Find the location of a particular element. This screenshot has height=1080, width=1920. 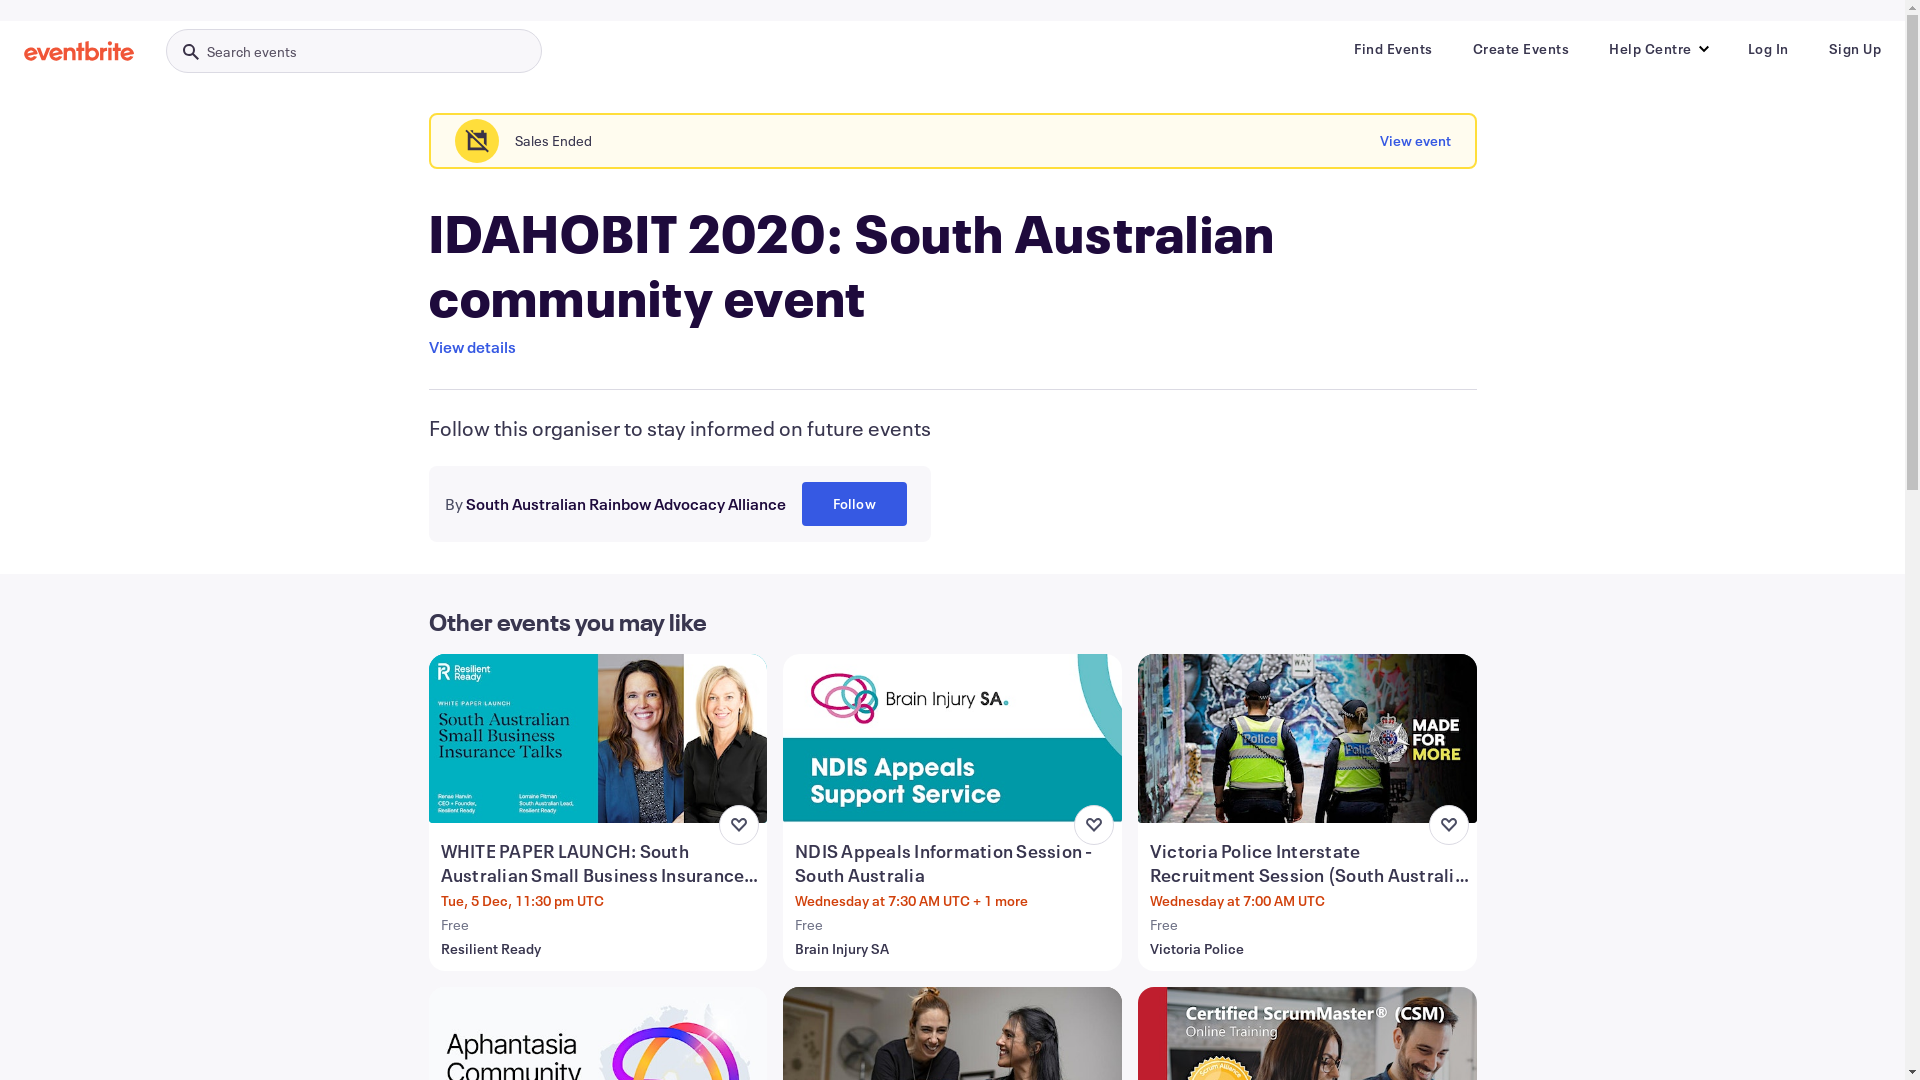

'Sign Up' is located at coordinates (1853, 48).